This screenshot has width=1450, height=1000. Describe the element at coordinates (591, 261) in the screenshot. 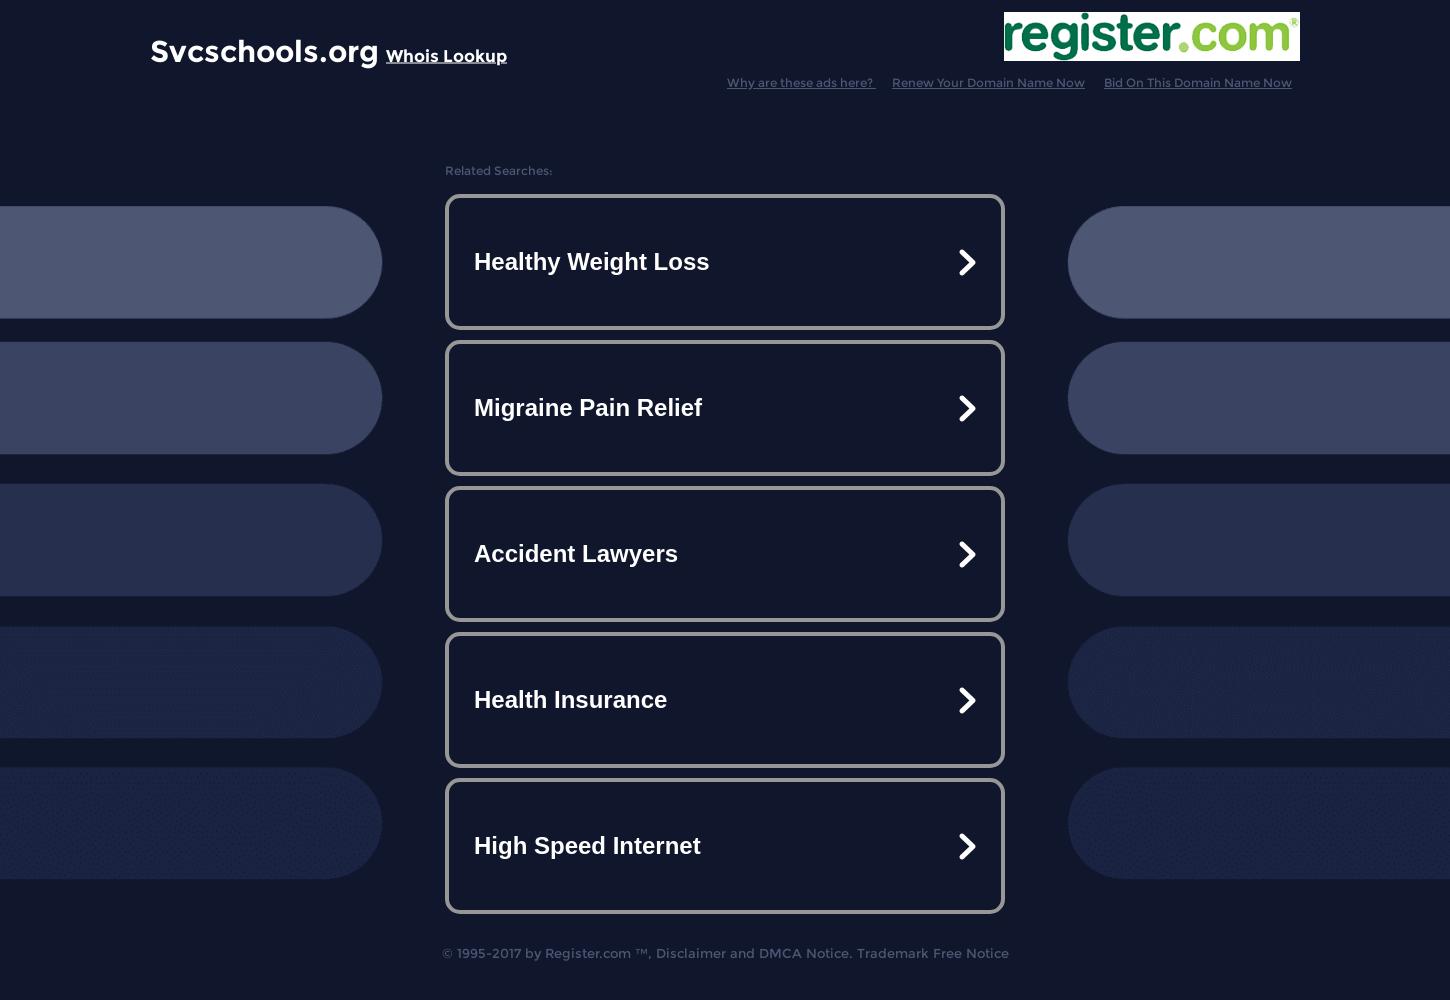

I see `'Healthy Weight Loss'` at that location.